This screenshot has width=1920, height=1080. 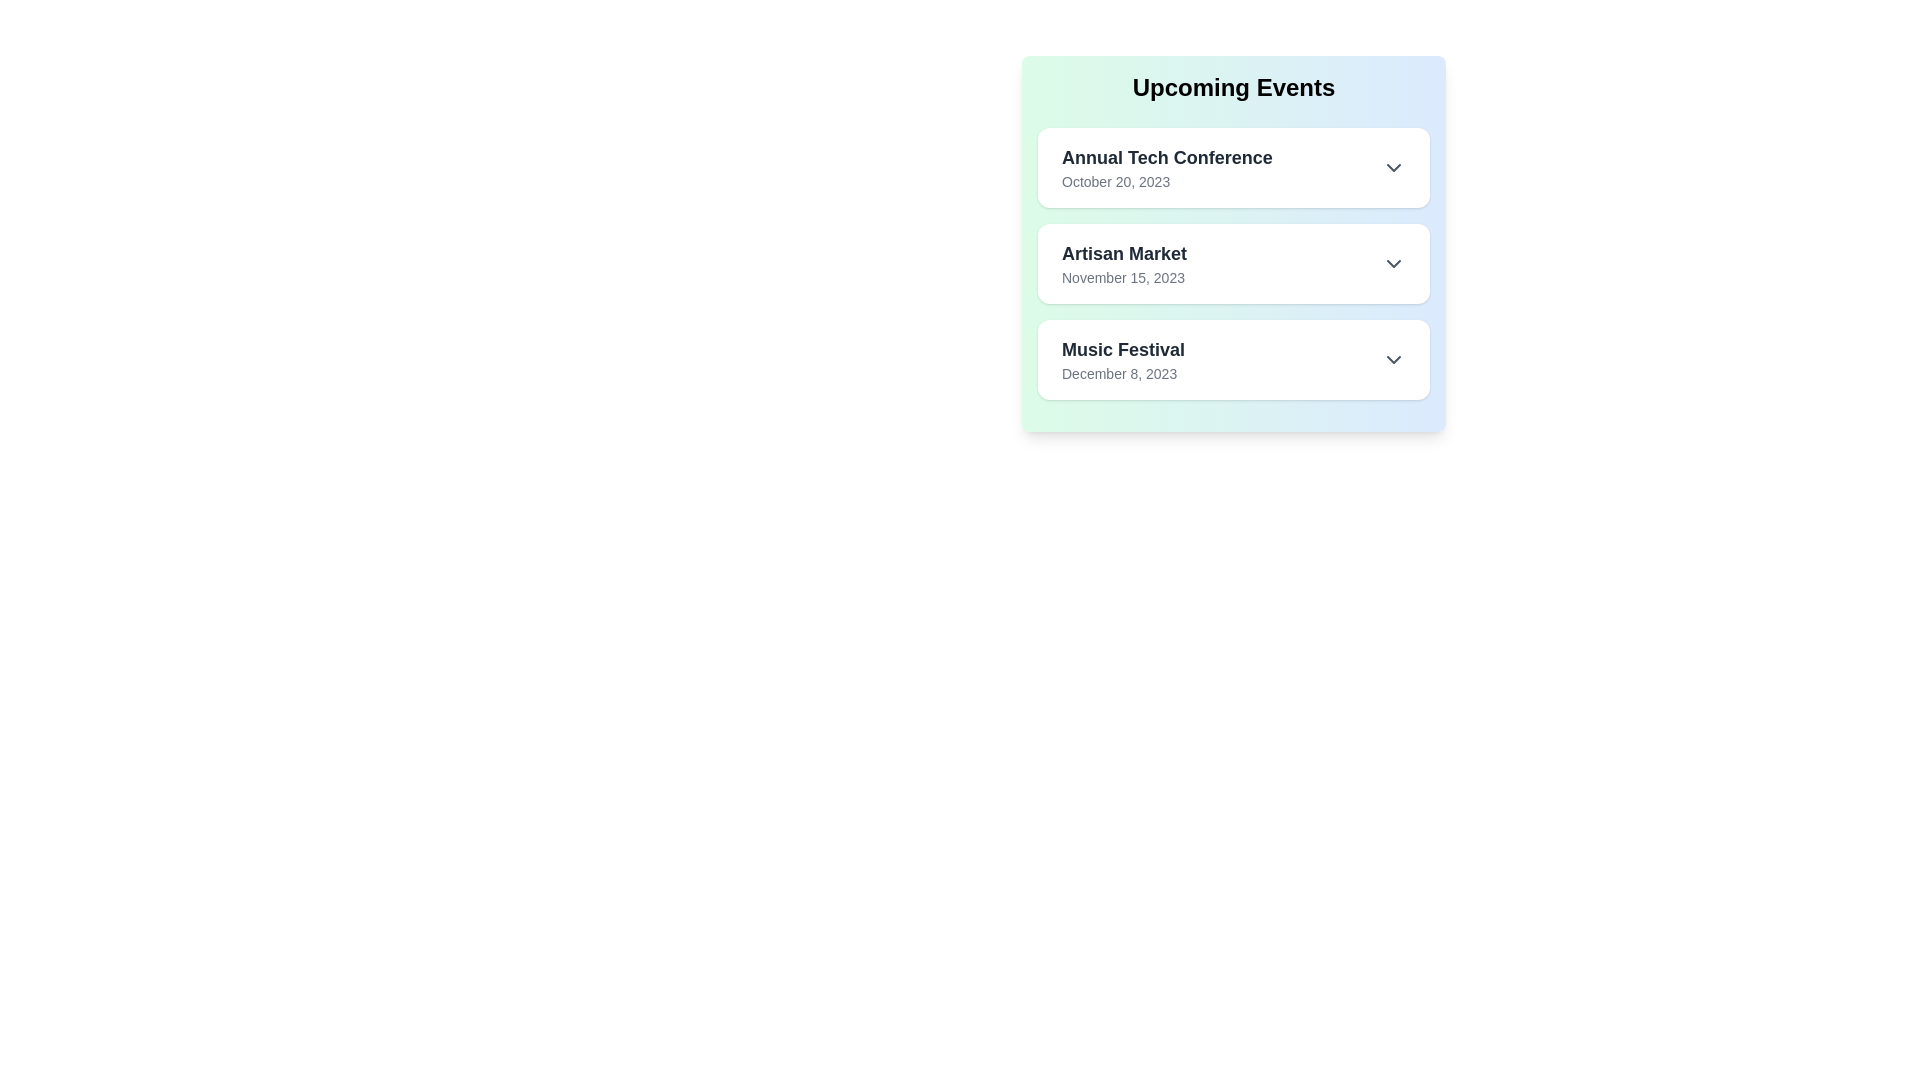 What do you see at coordinates (1232, 262) in the screenshot?
I see `the second list item titled 'Artisan Market'` at bounding box center [1232, 262].